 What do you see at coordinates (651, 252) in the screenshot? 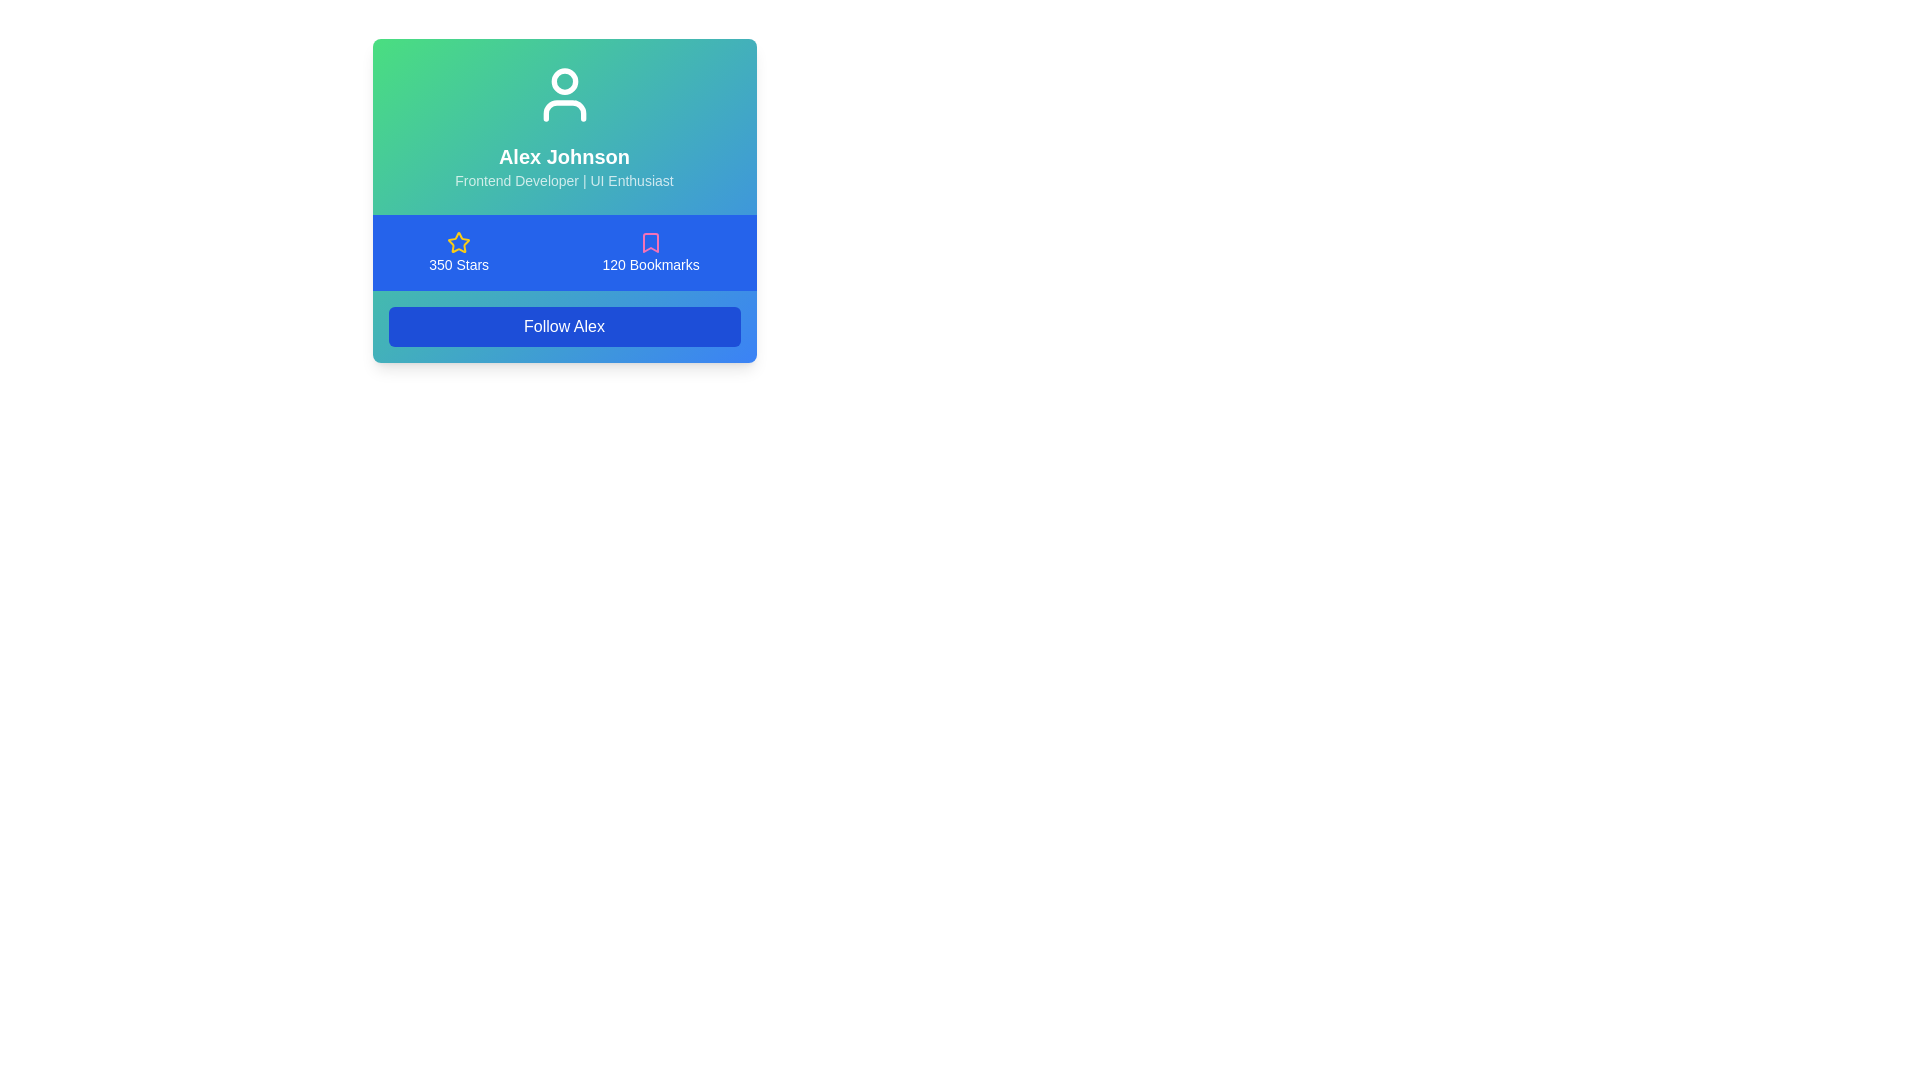
I see `the Statistical Display element that features a pink bookmark icon and displays '120 Bookmarks' in white text on a blue background, located center-right below the user details card` at bounding box center [651, 252].